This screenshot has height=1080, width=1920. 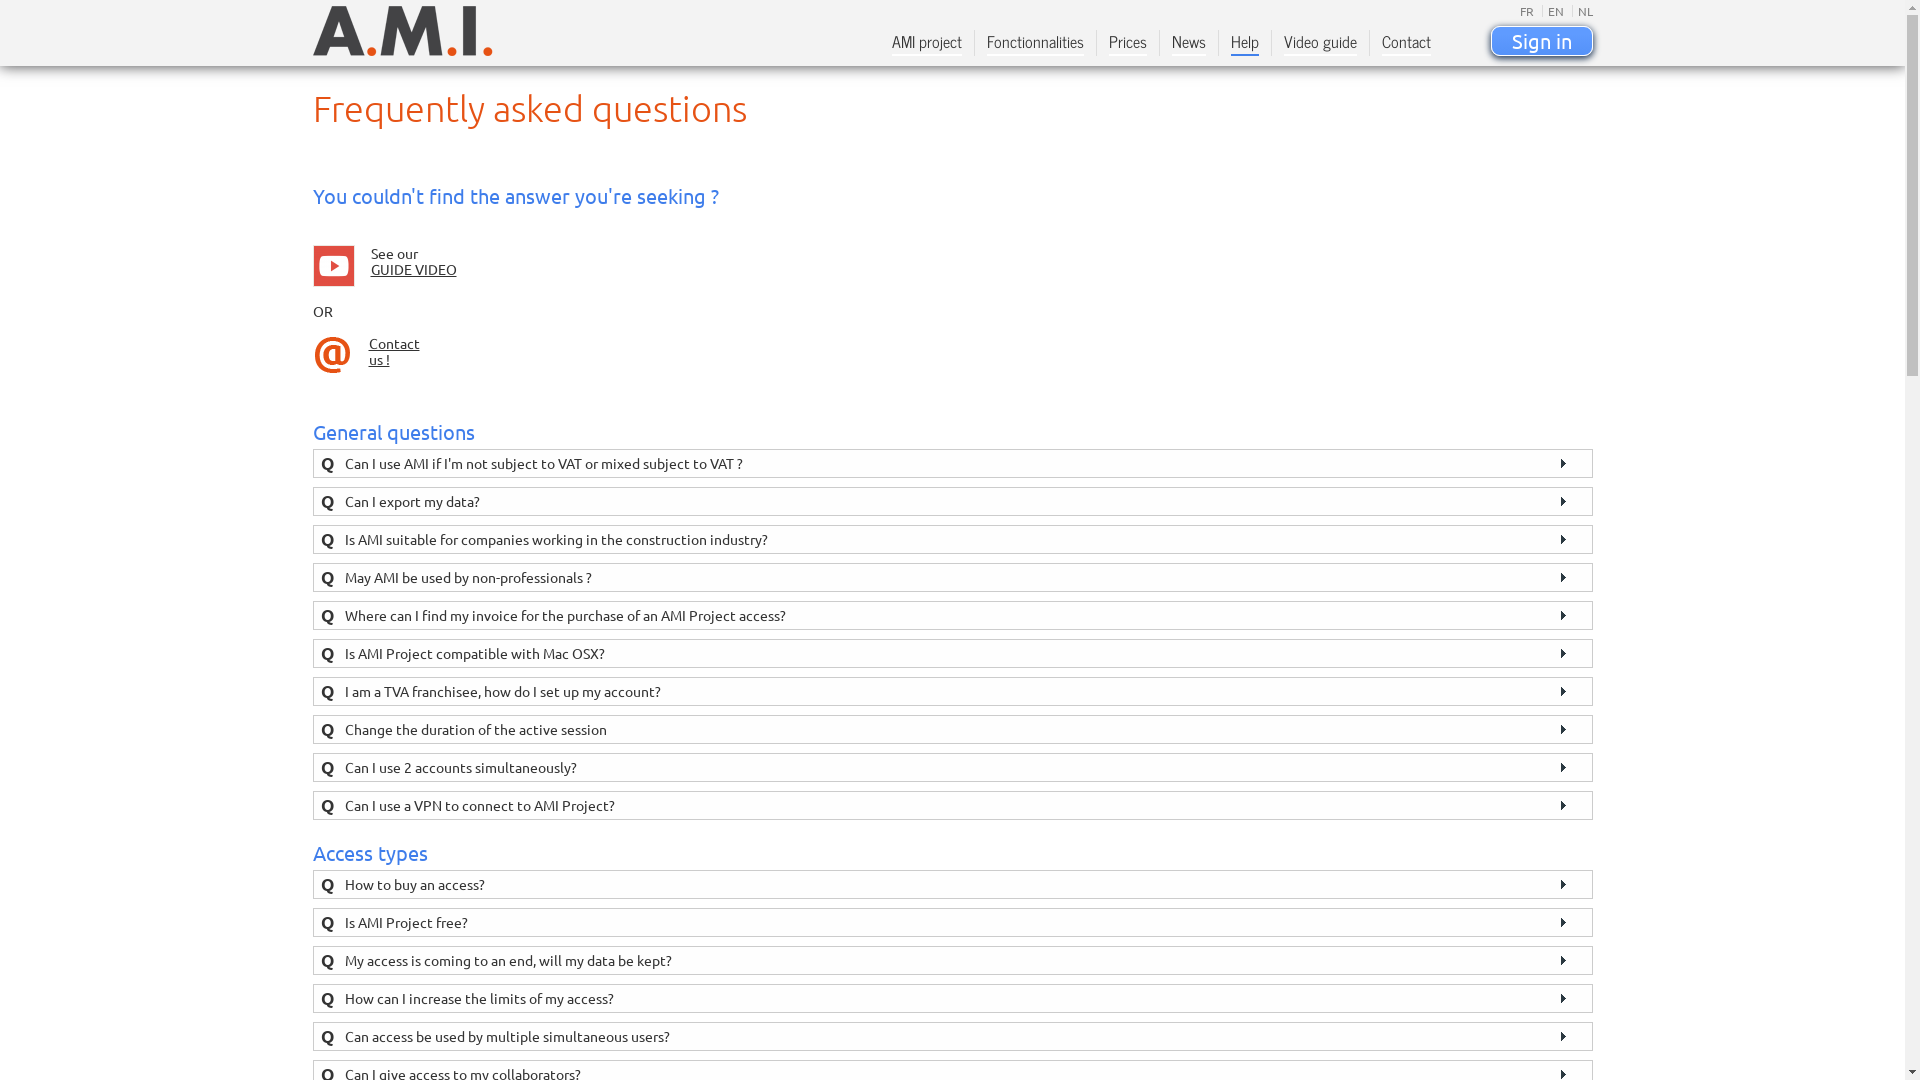 I want to click on 'Help', so click(x=1242, y=44).